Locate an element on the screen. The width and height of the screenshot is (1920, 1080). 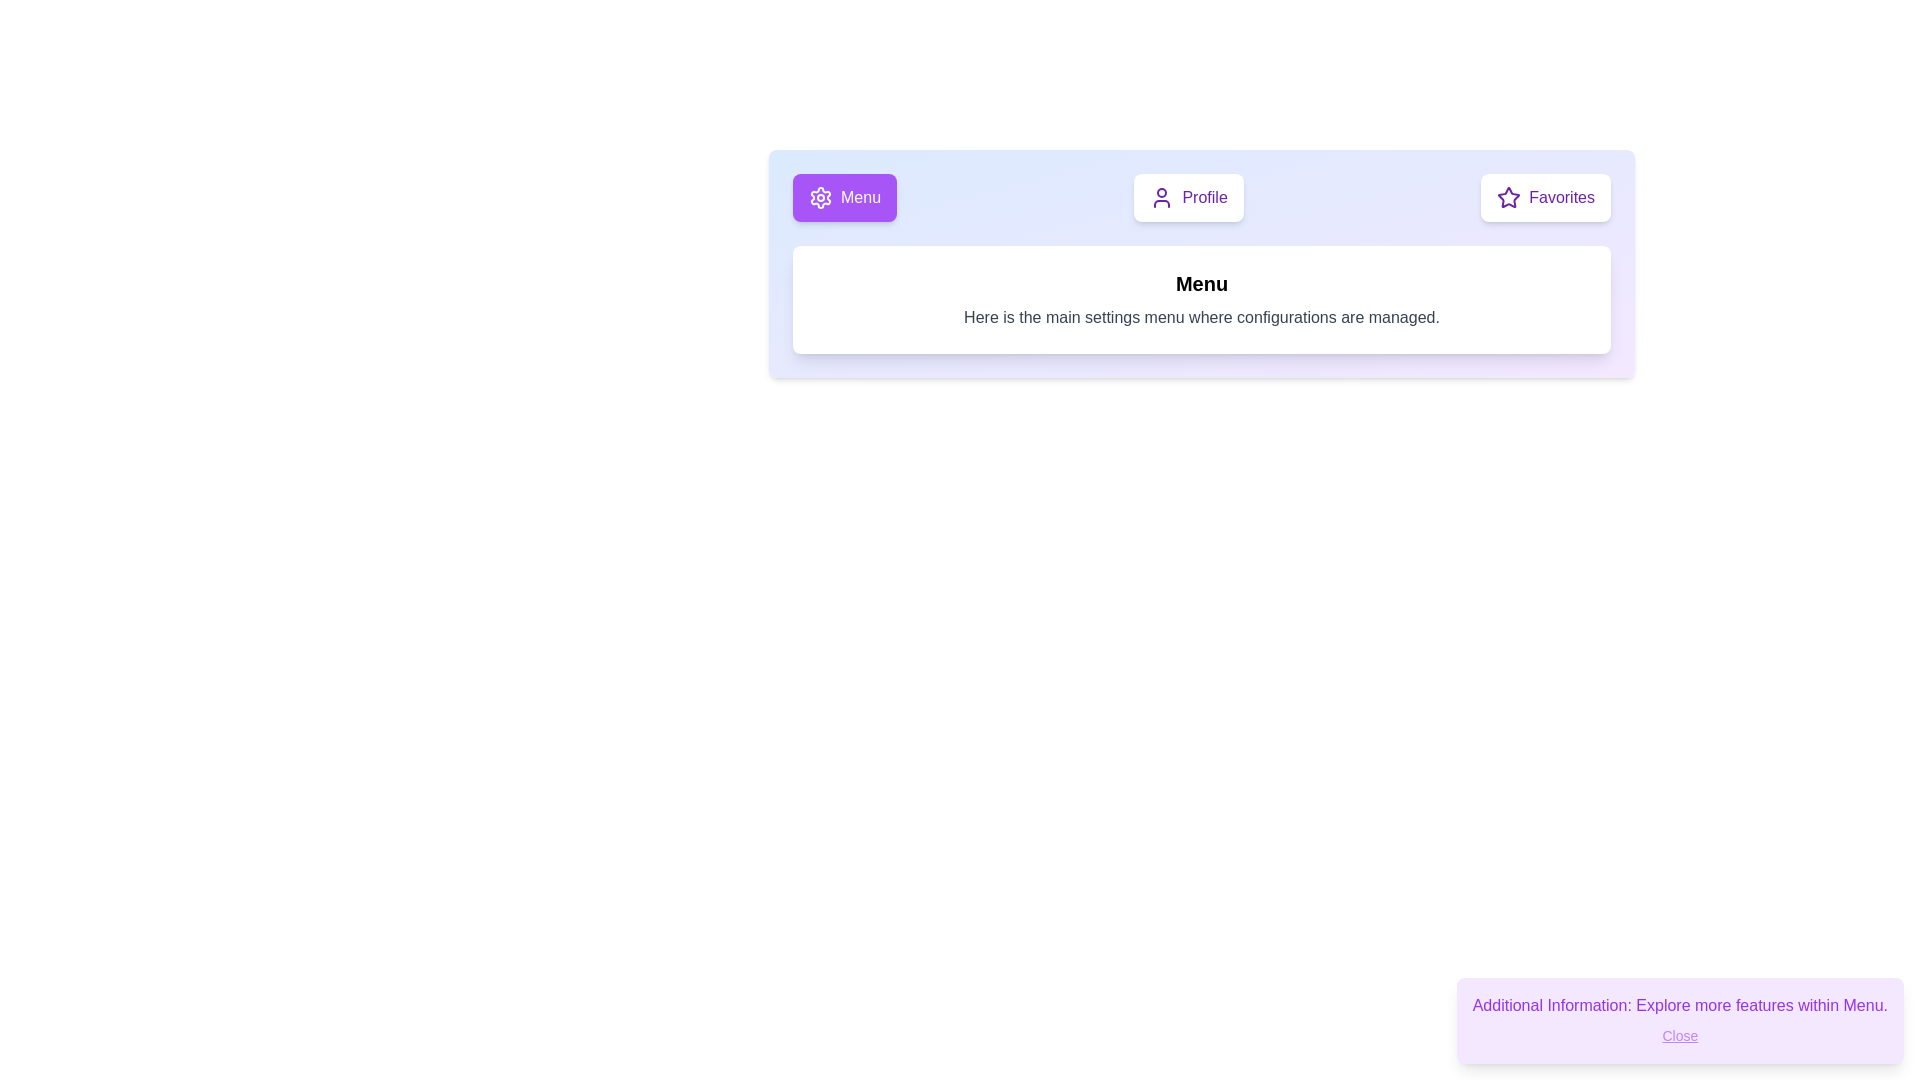
the 'Favorites' icon located at the top-right corner of the interface is located at coordinates (1508, 196).